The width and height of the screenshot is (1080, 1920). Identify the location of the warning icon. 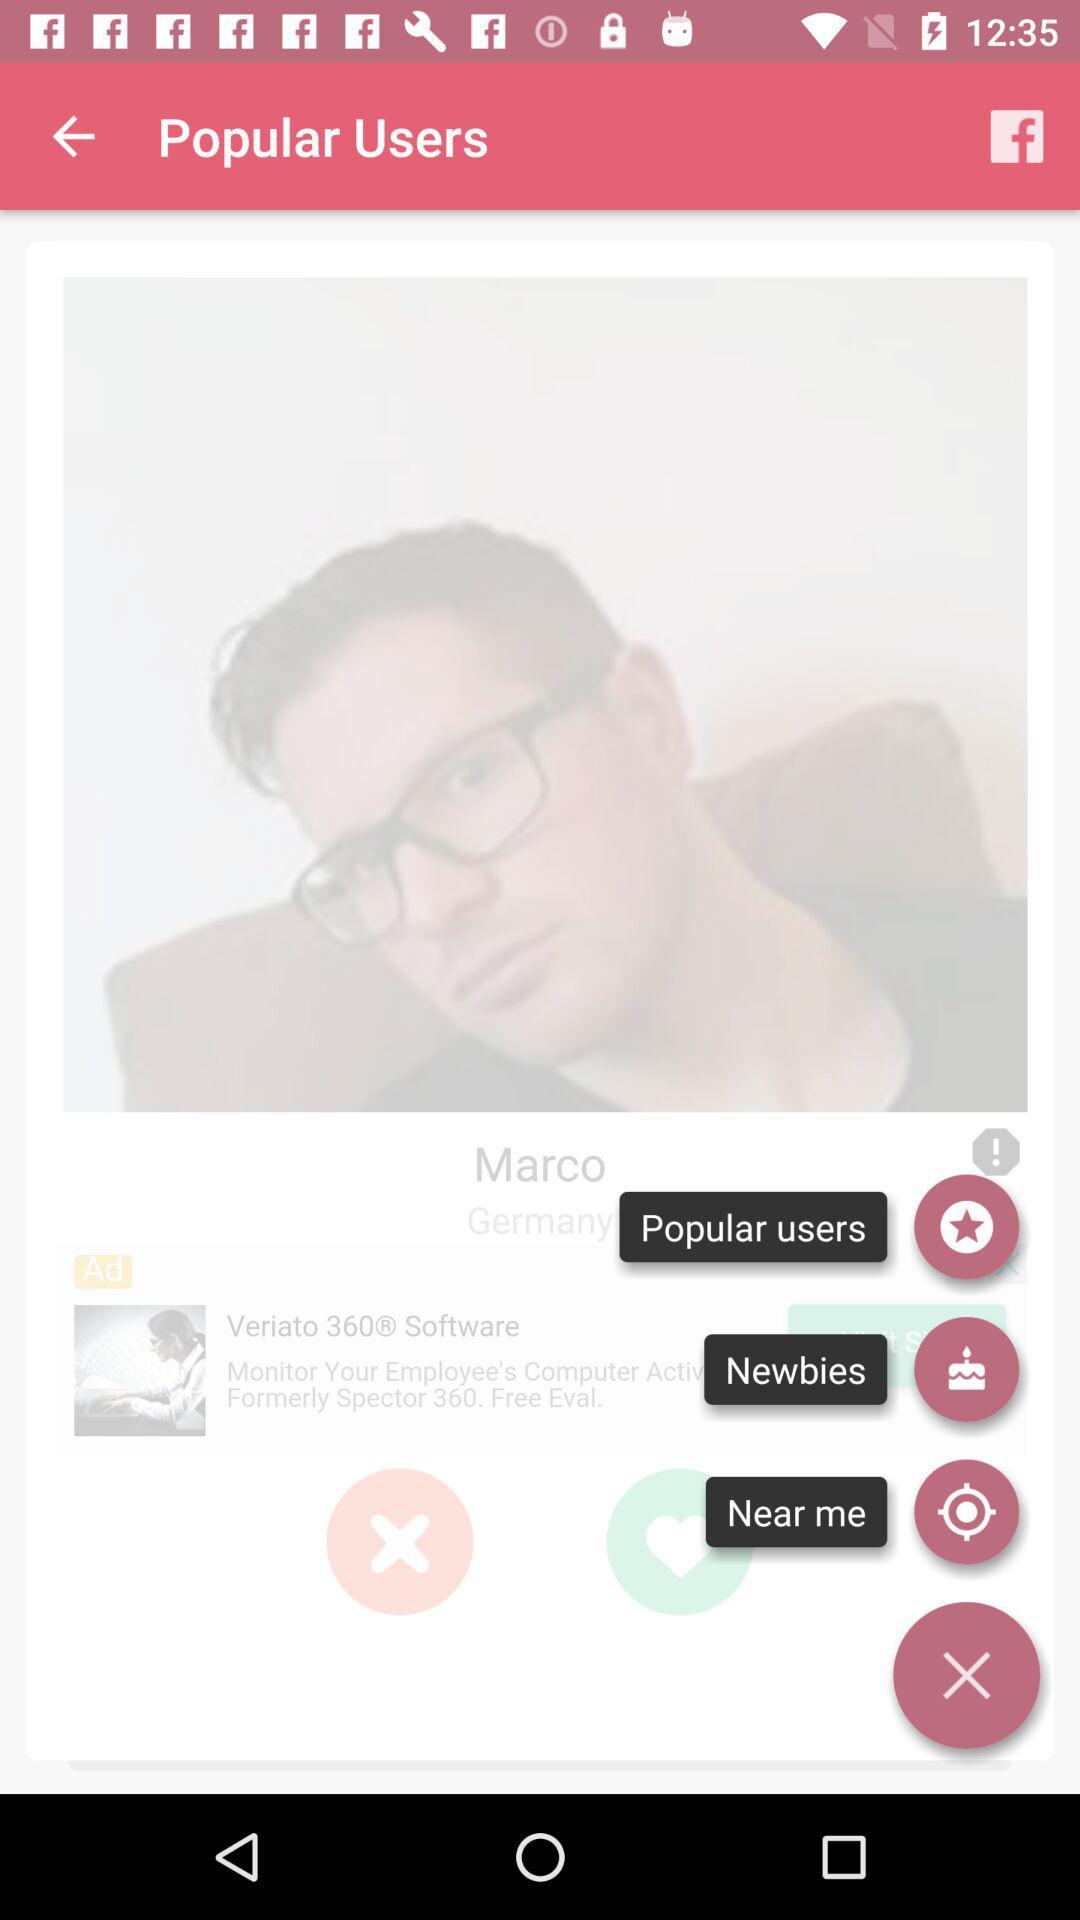
(995, 1152).